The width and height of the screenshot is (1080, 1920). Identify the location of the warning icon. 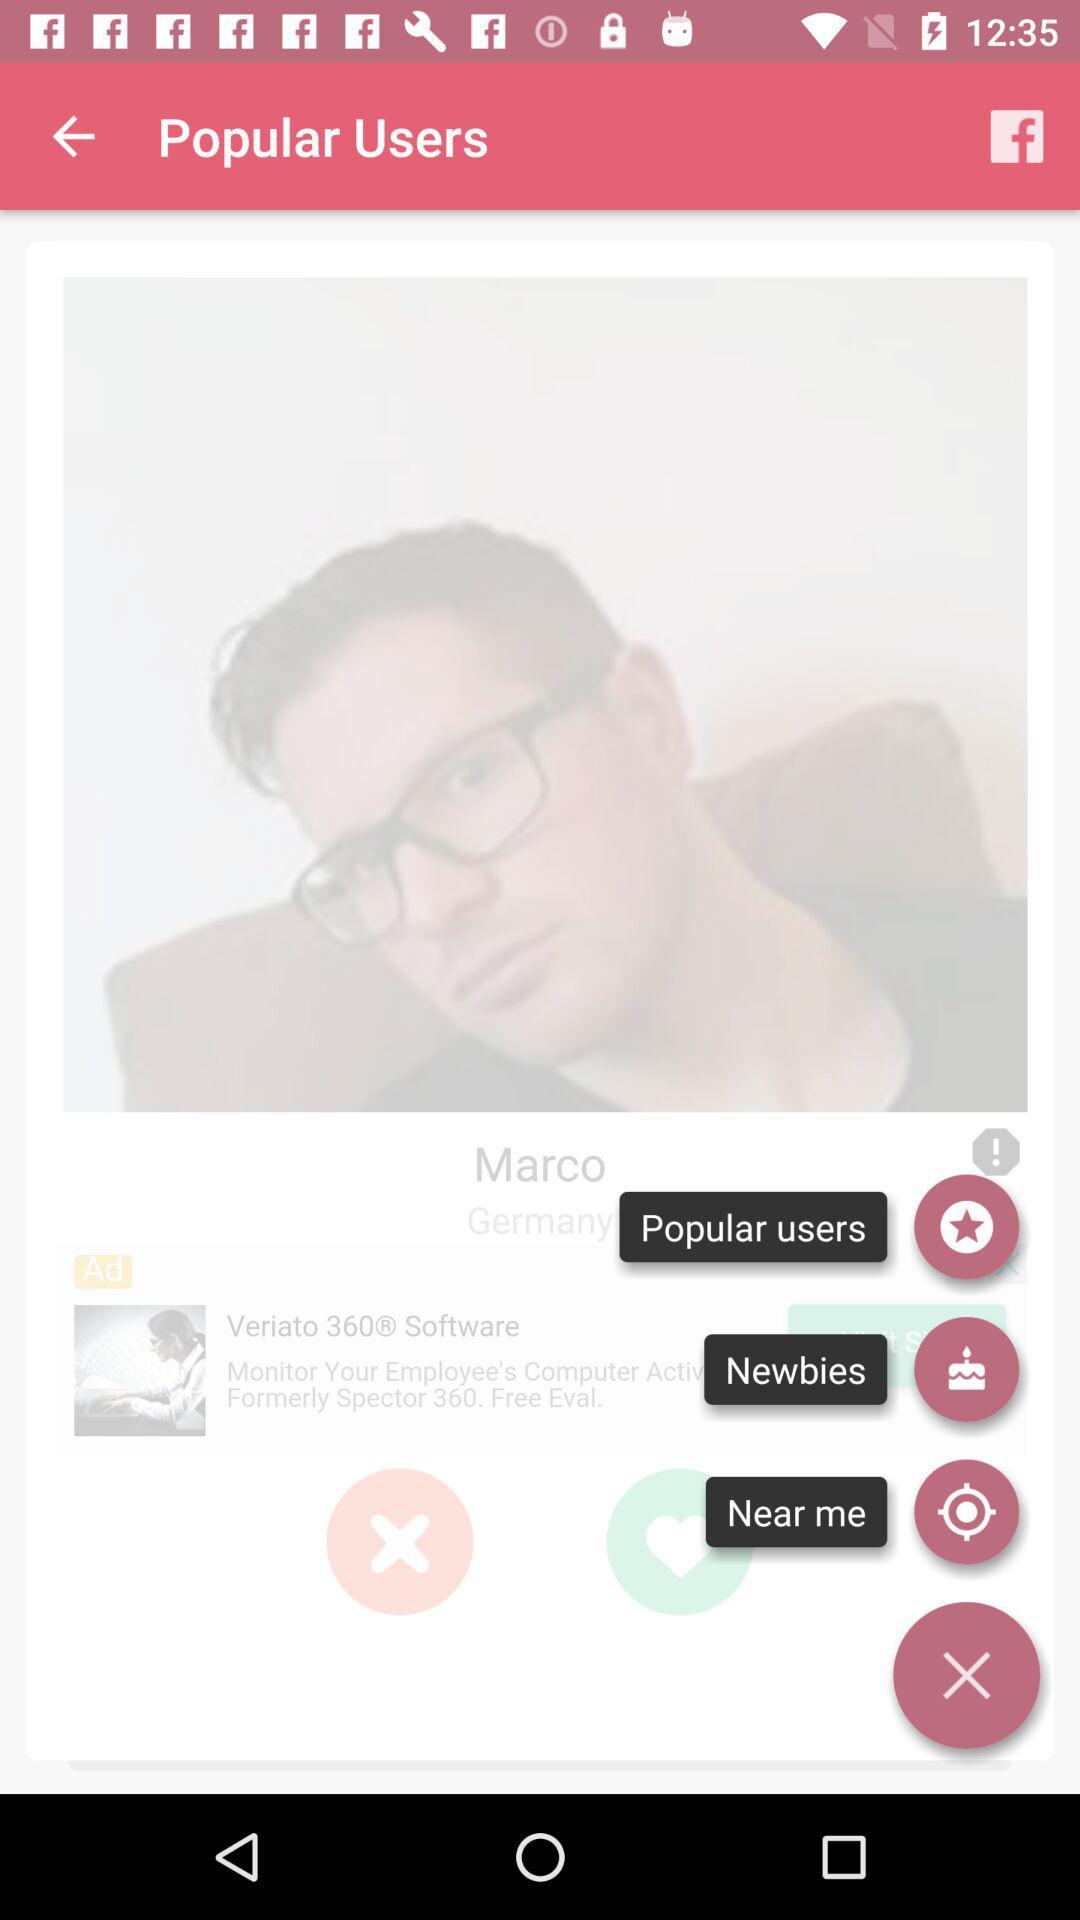
(995, 1152).